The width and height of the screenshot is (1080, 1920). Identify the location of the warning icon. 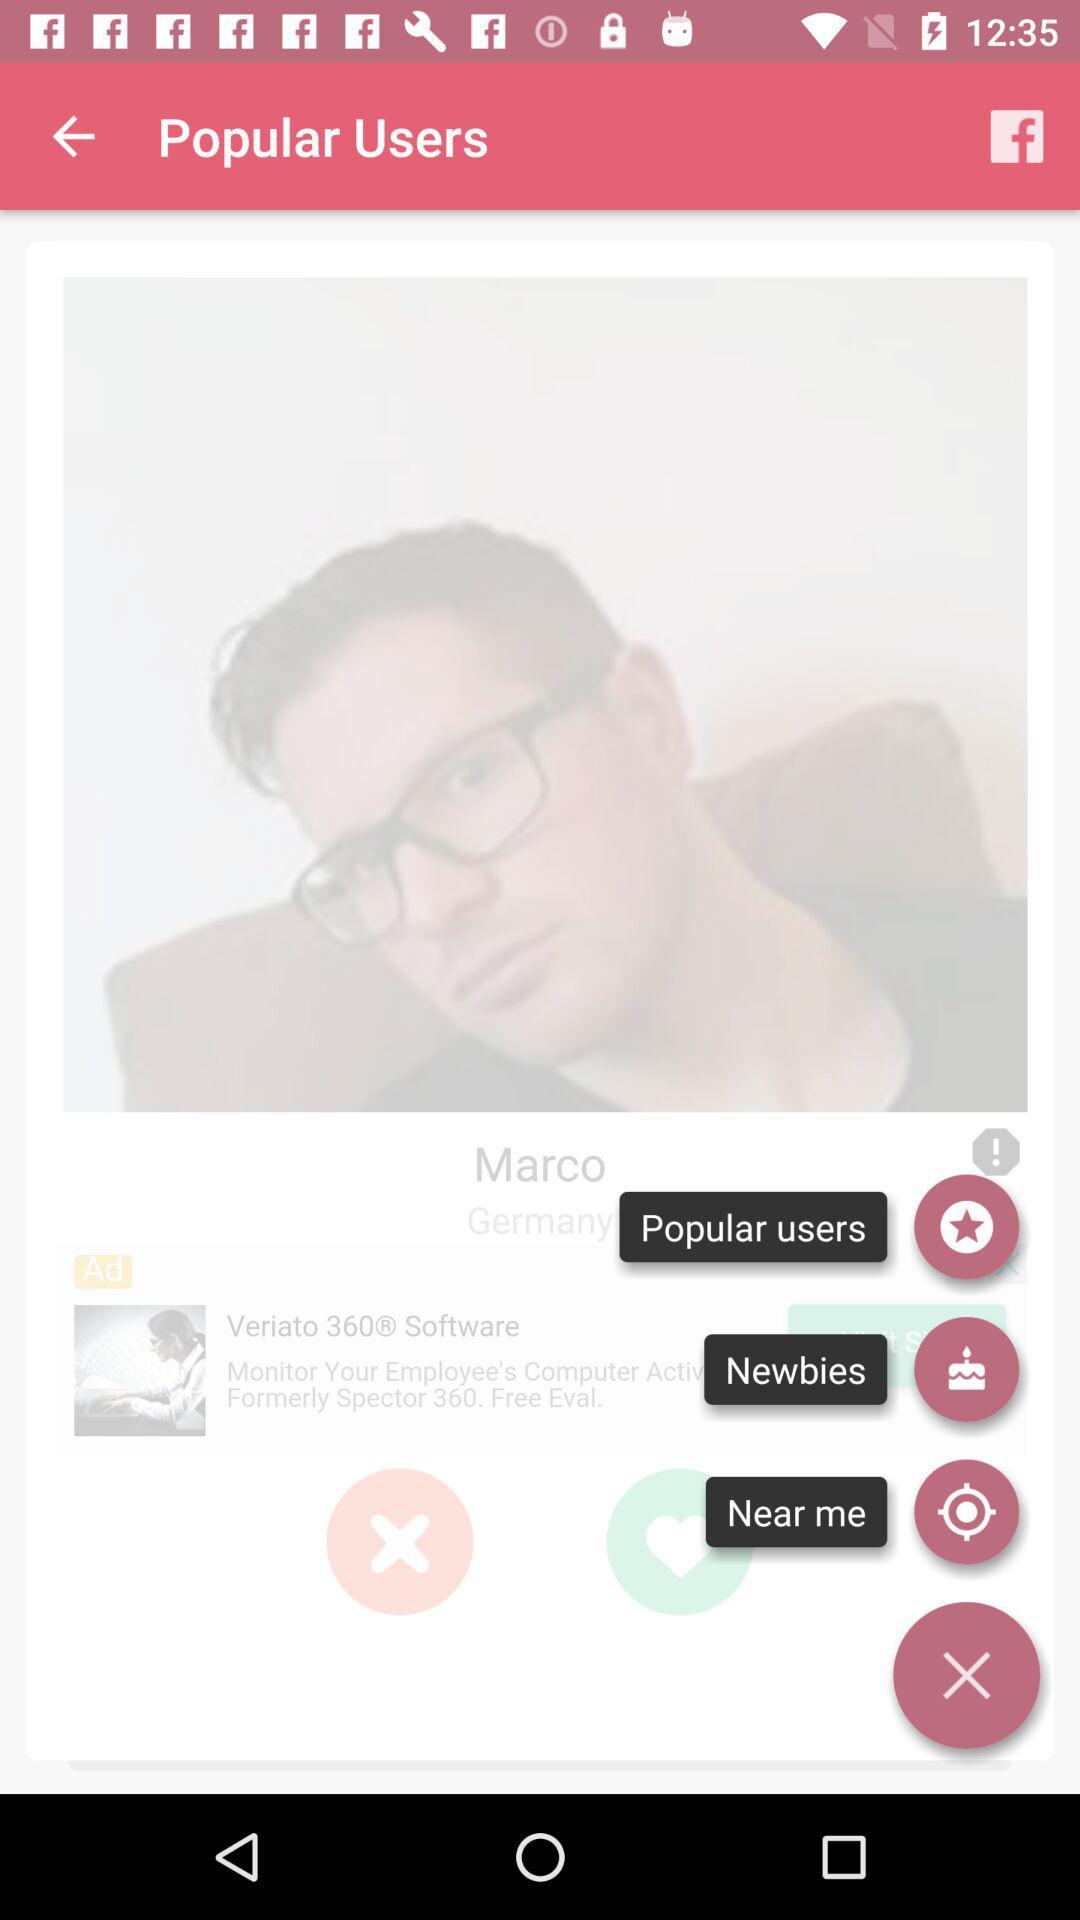
(995, 1152).